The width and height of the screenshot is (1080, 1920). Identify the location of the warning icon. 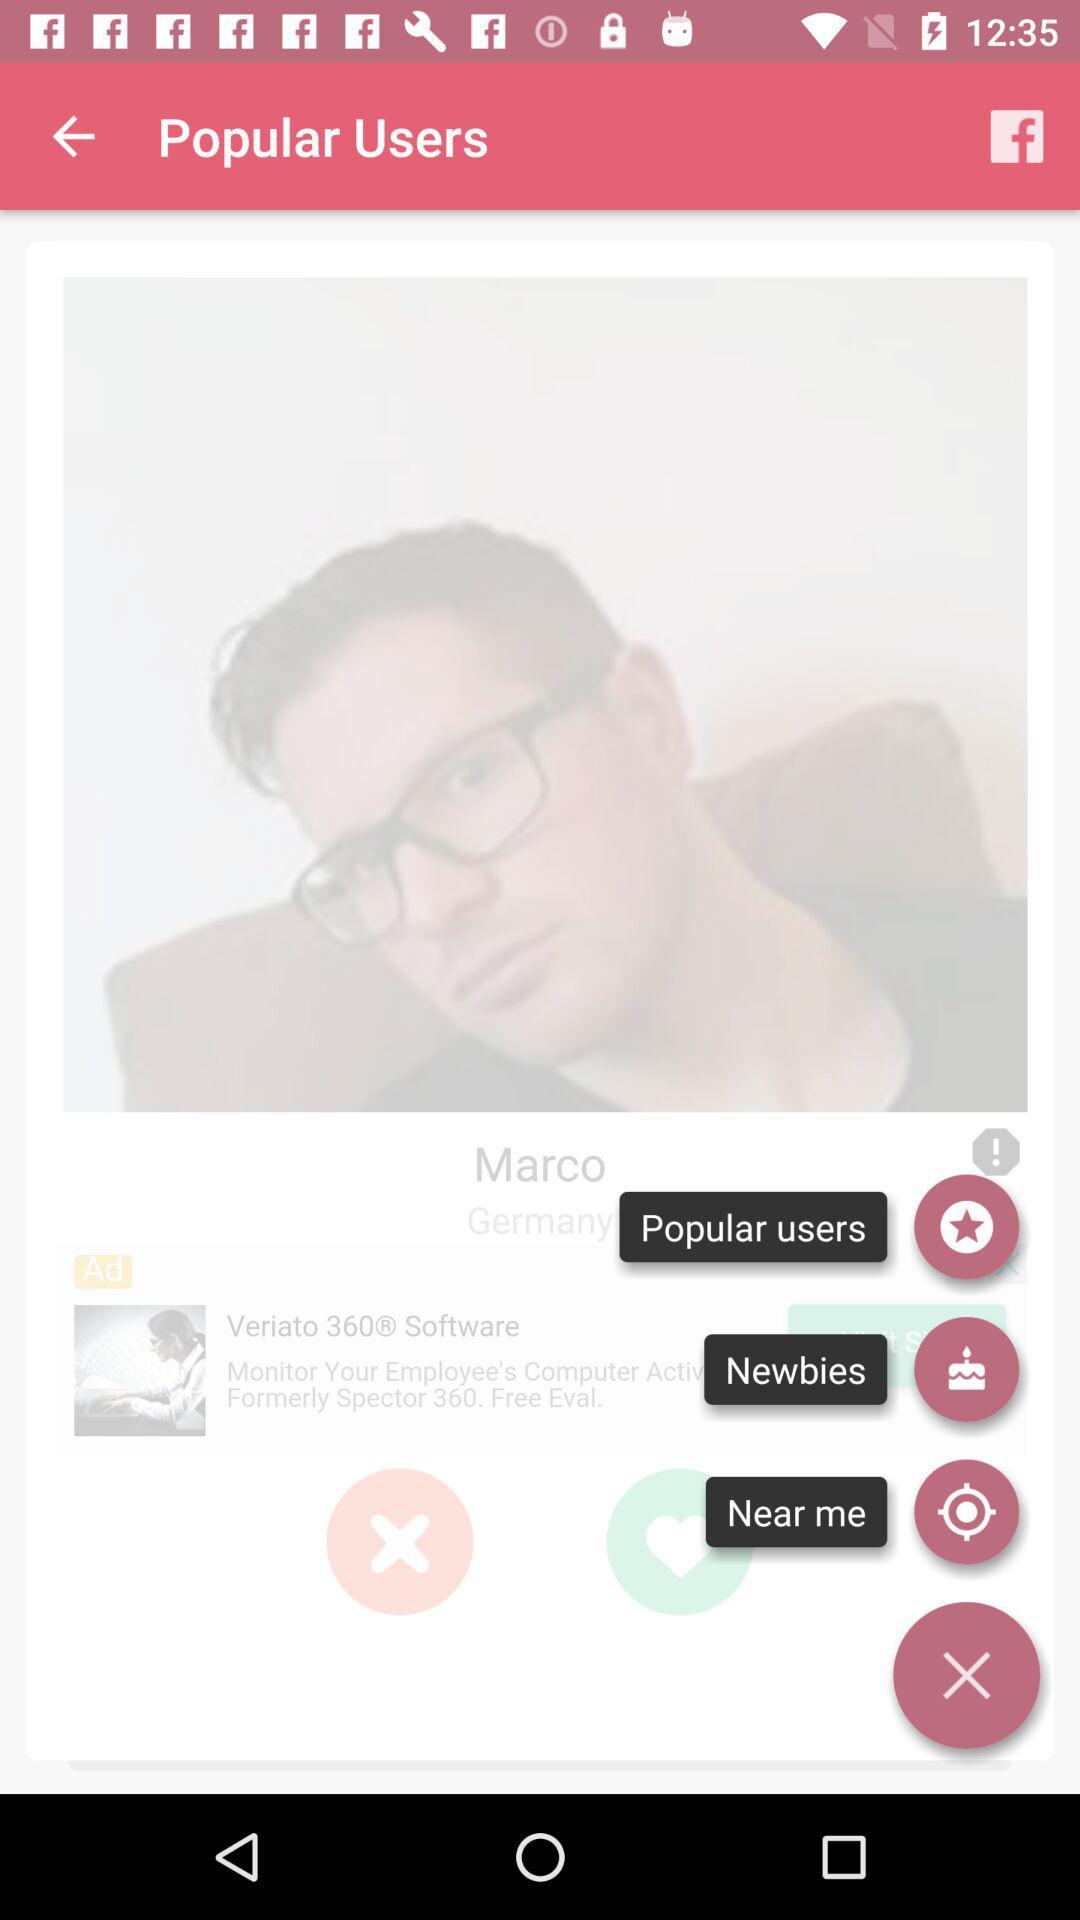
(995, 1152).